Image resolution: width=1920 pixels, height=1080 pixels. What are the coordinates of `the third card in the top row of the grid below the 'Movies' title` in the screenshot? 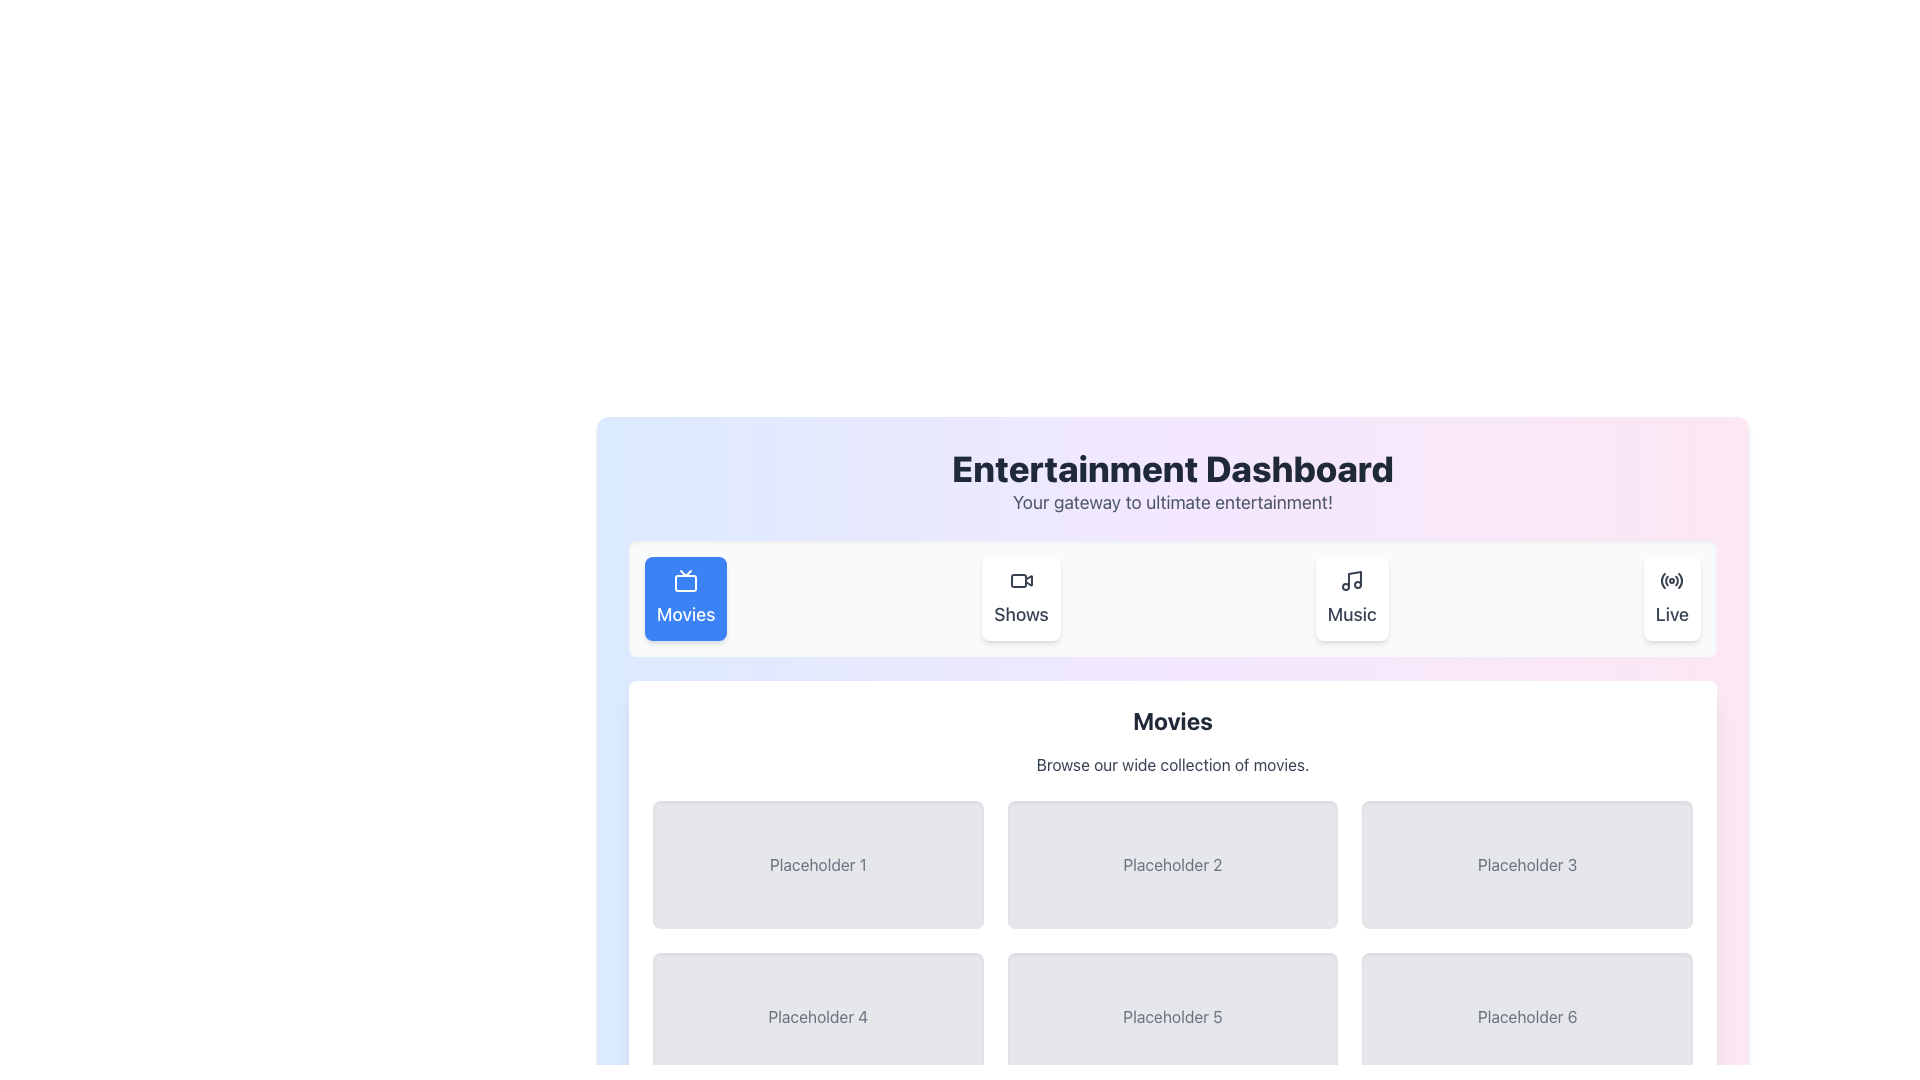 It's located at (1526, 863).